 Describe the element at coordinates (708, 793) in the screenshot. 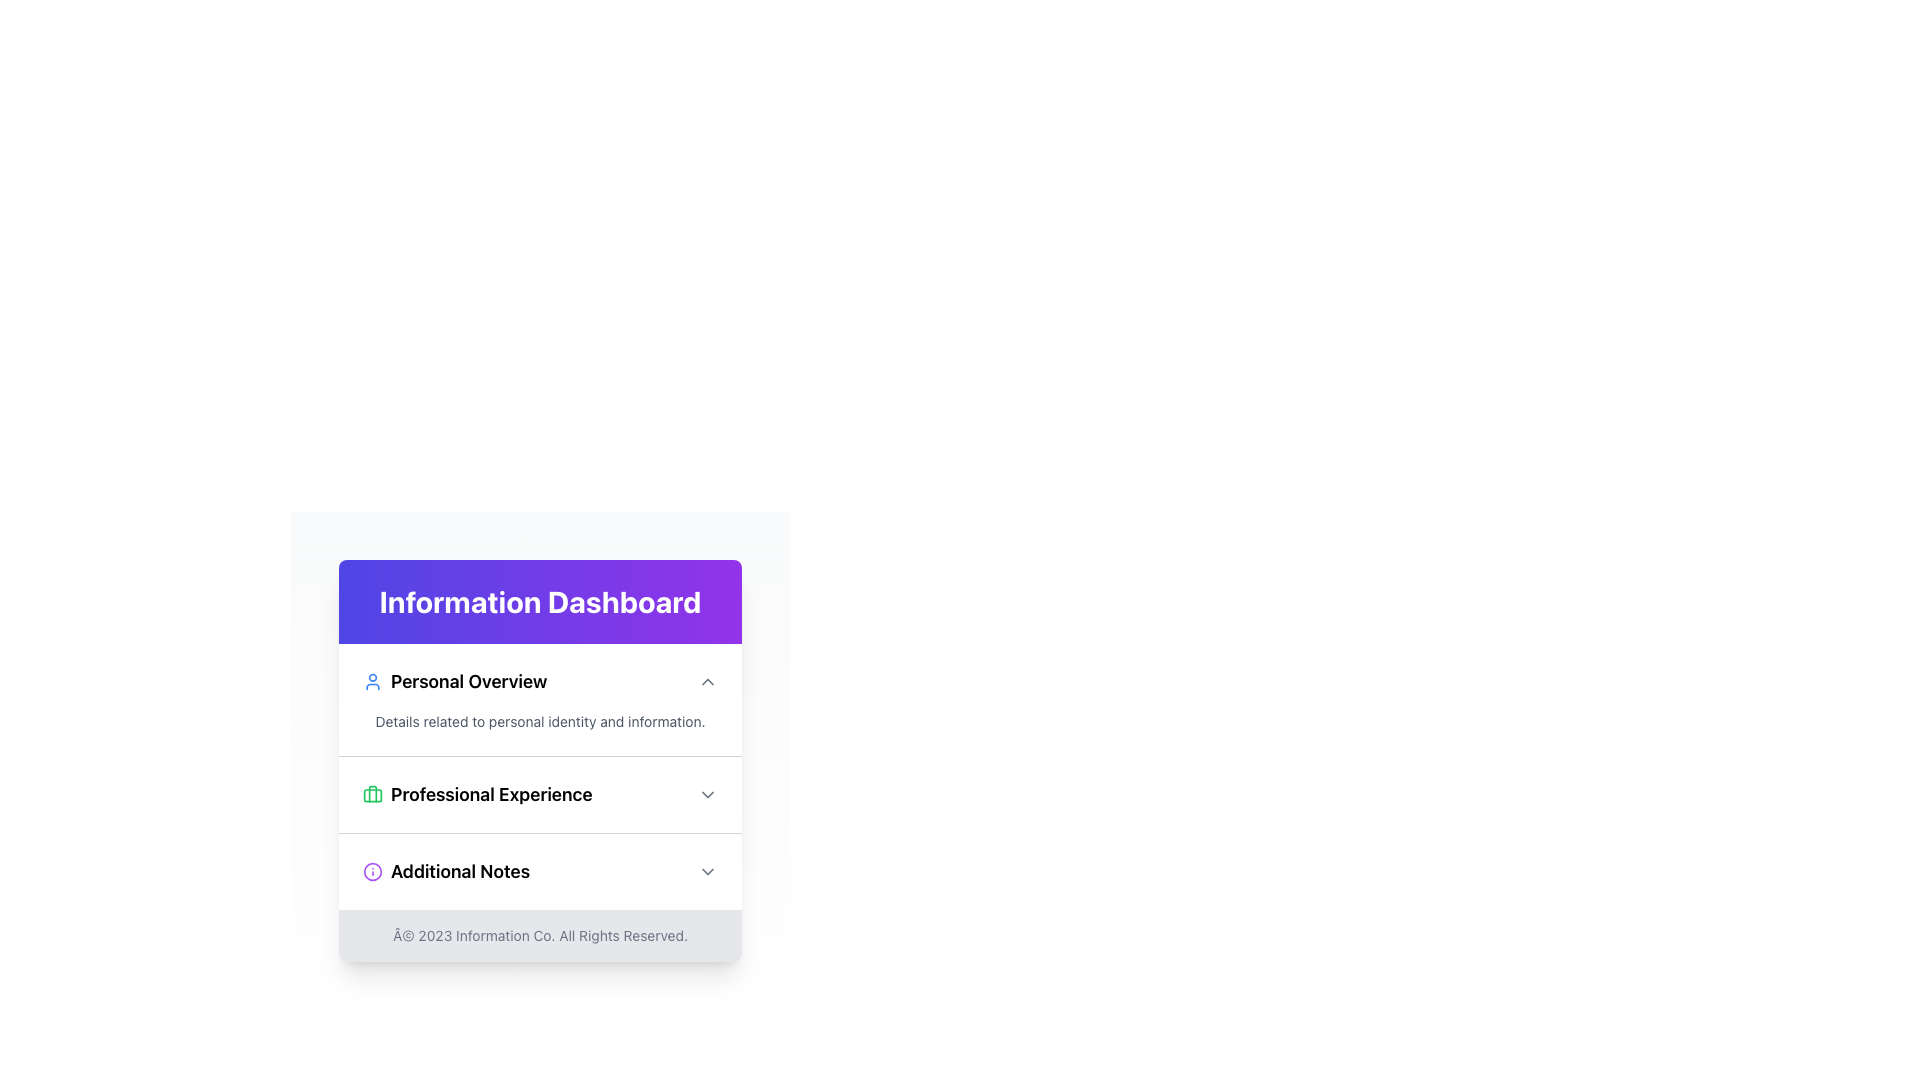

I see `the gray downward-pointing chevron icon located to the right of the 'Professional Experience' text` at that location.